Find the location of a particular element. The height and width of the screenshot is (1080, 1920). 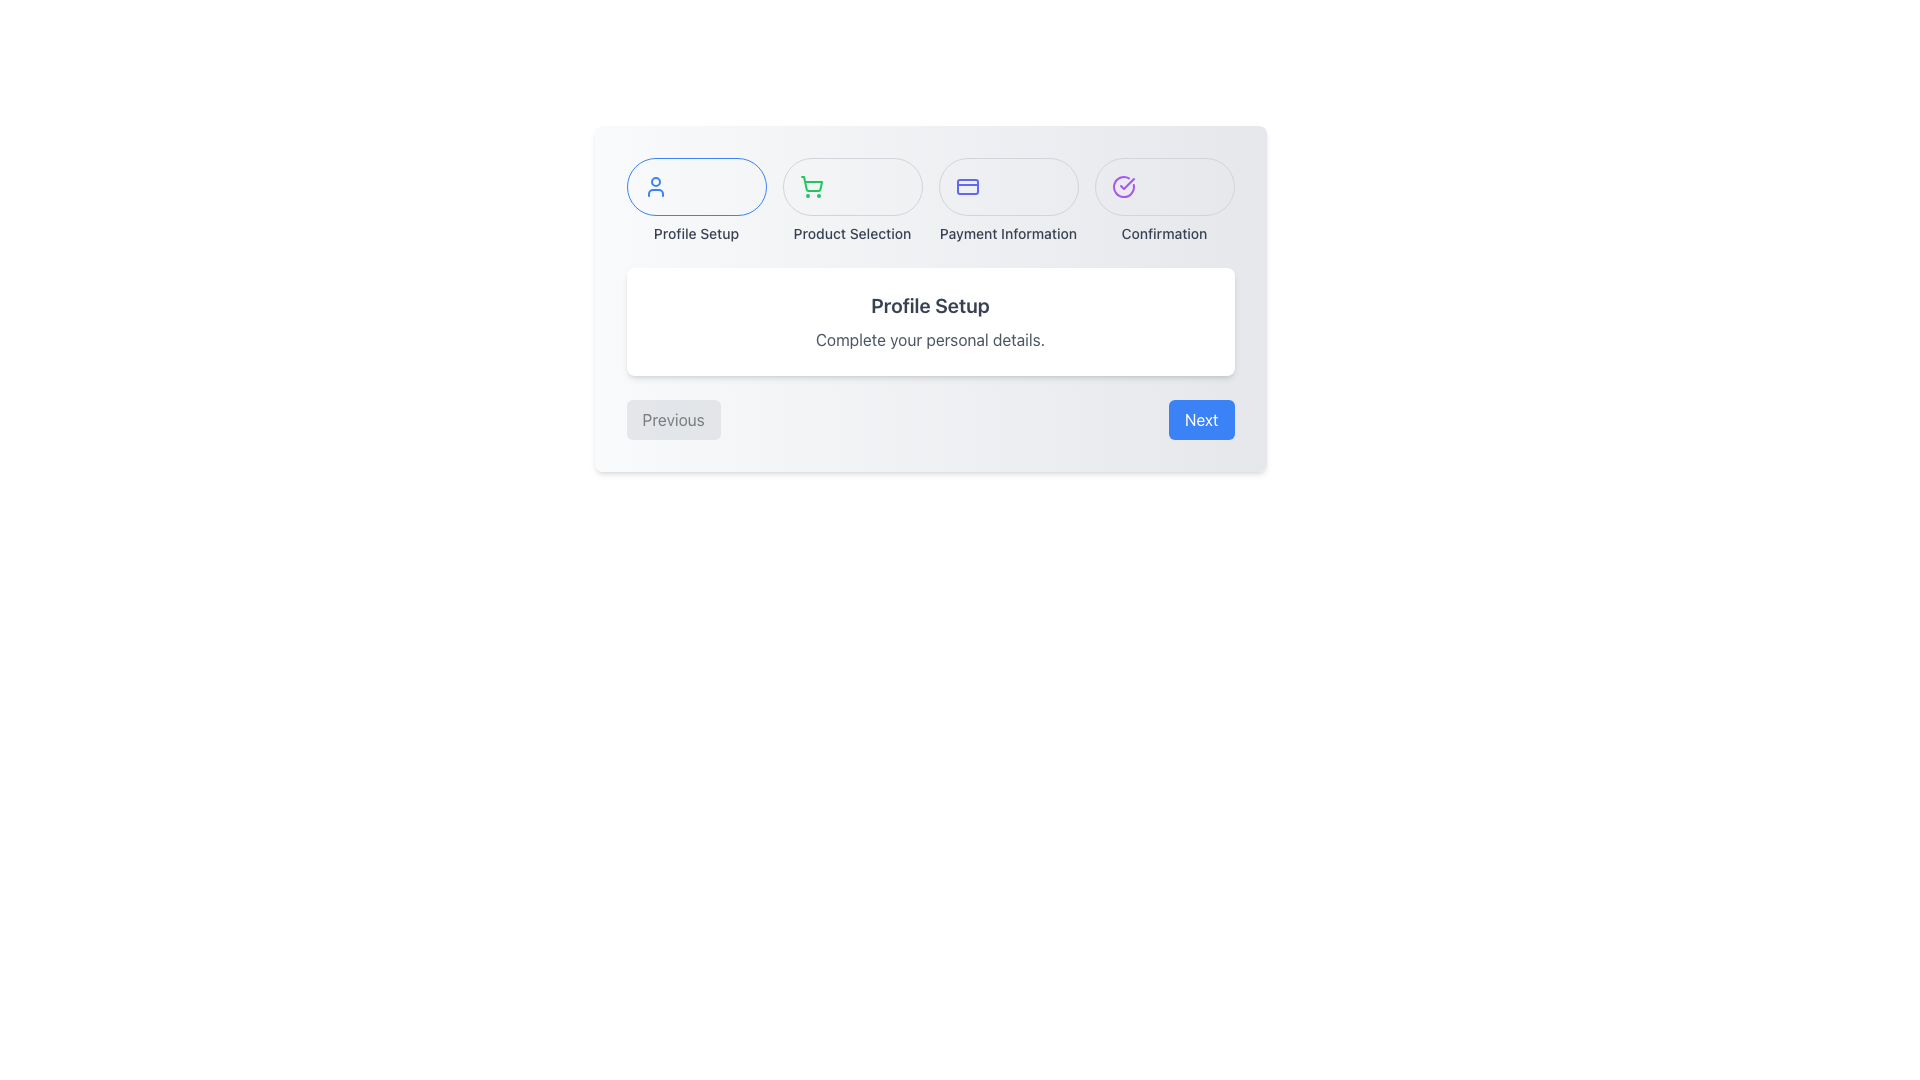

the 'Profile Setup' step indicator, which is the first item in a row of four step indicators in the multi-step process is located at coordinates (696, 200).